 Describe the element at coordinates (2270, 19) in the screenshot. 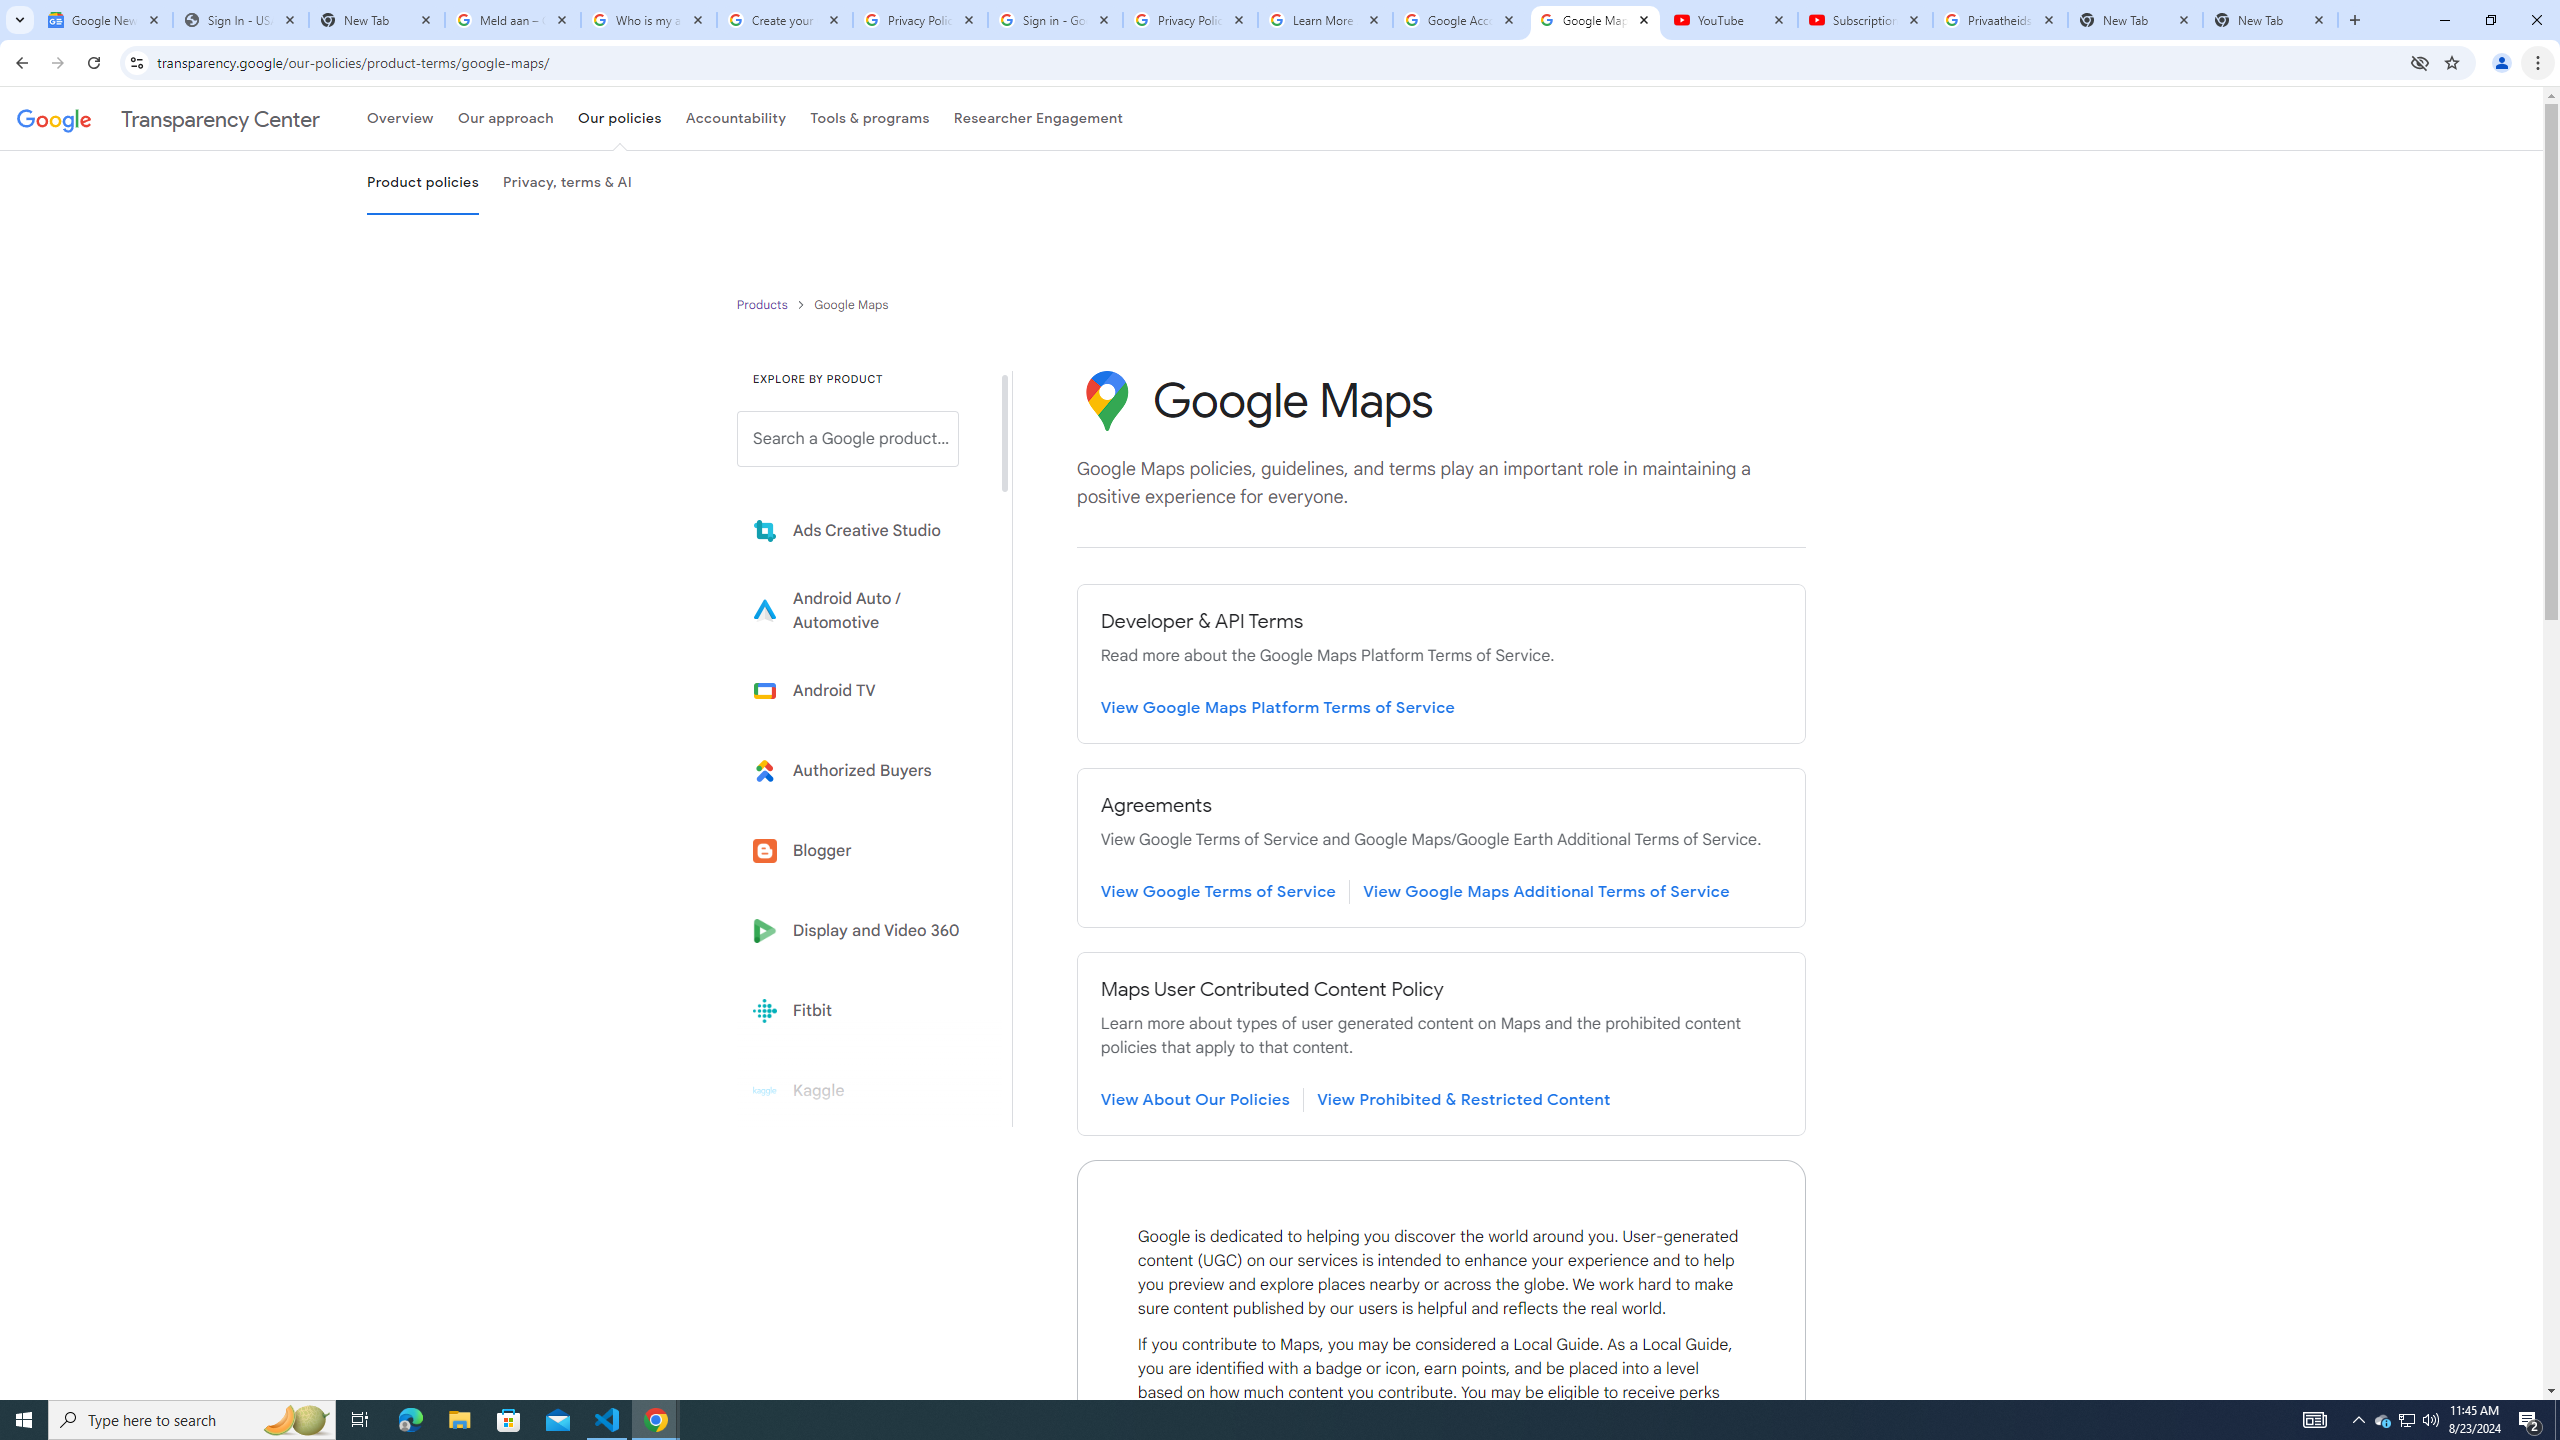

I see `'New Tab'` at that location.